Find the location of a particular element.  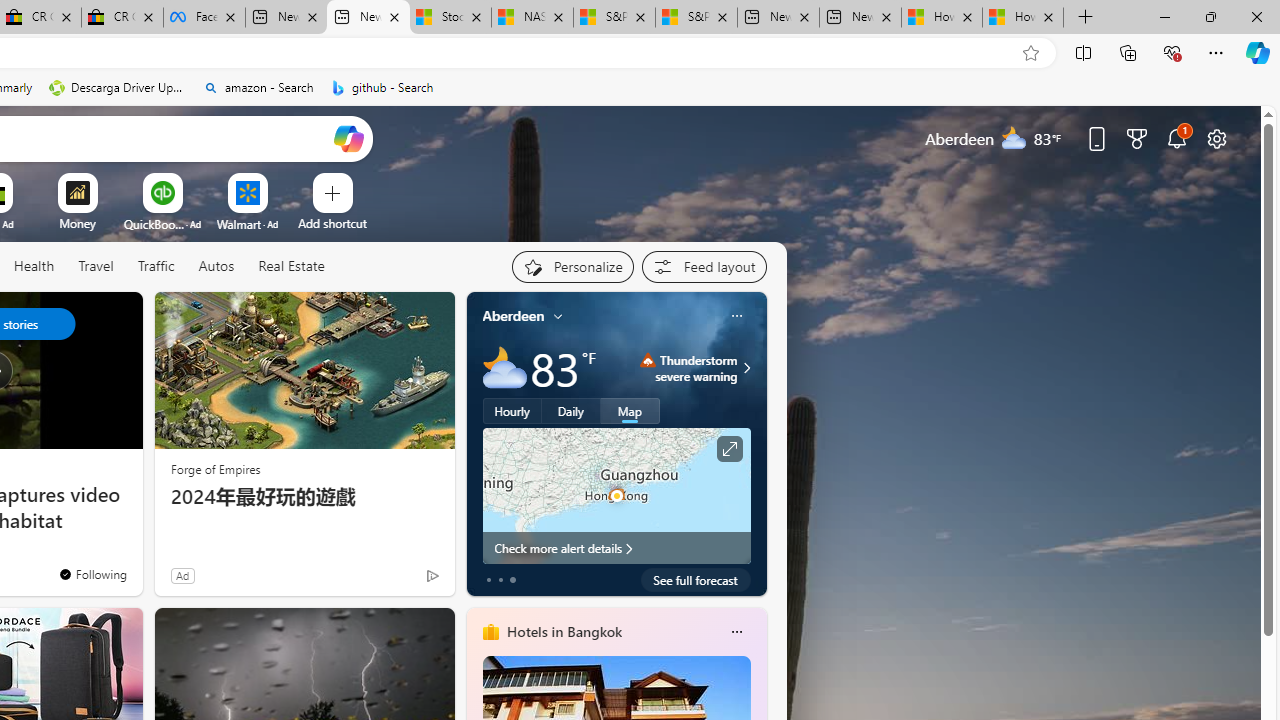

'Notifications' is located at coordinates (1176, 137).